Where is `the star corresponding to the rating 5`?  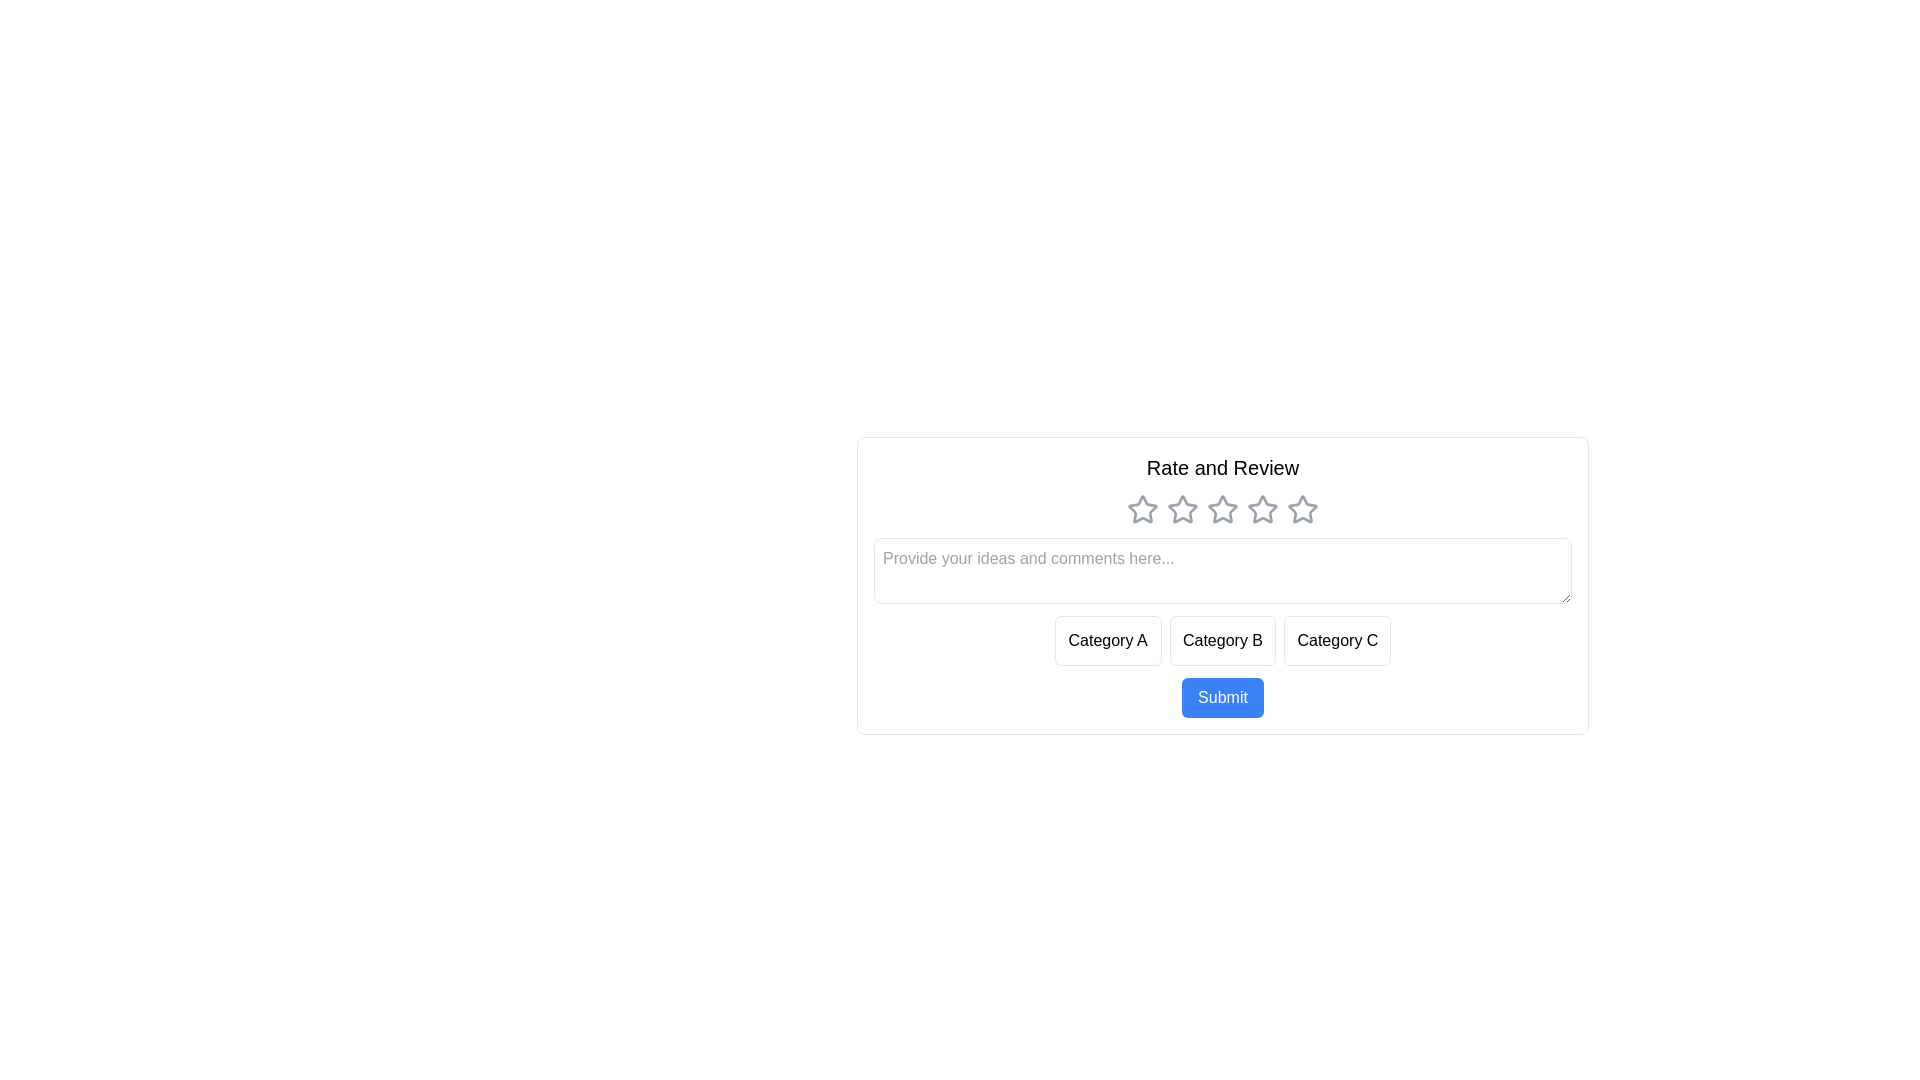 the star corresponding to the rating 5 is located at coordinates (1302, 508).